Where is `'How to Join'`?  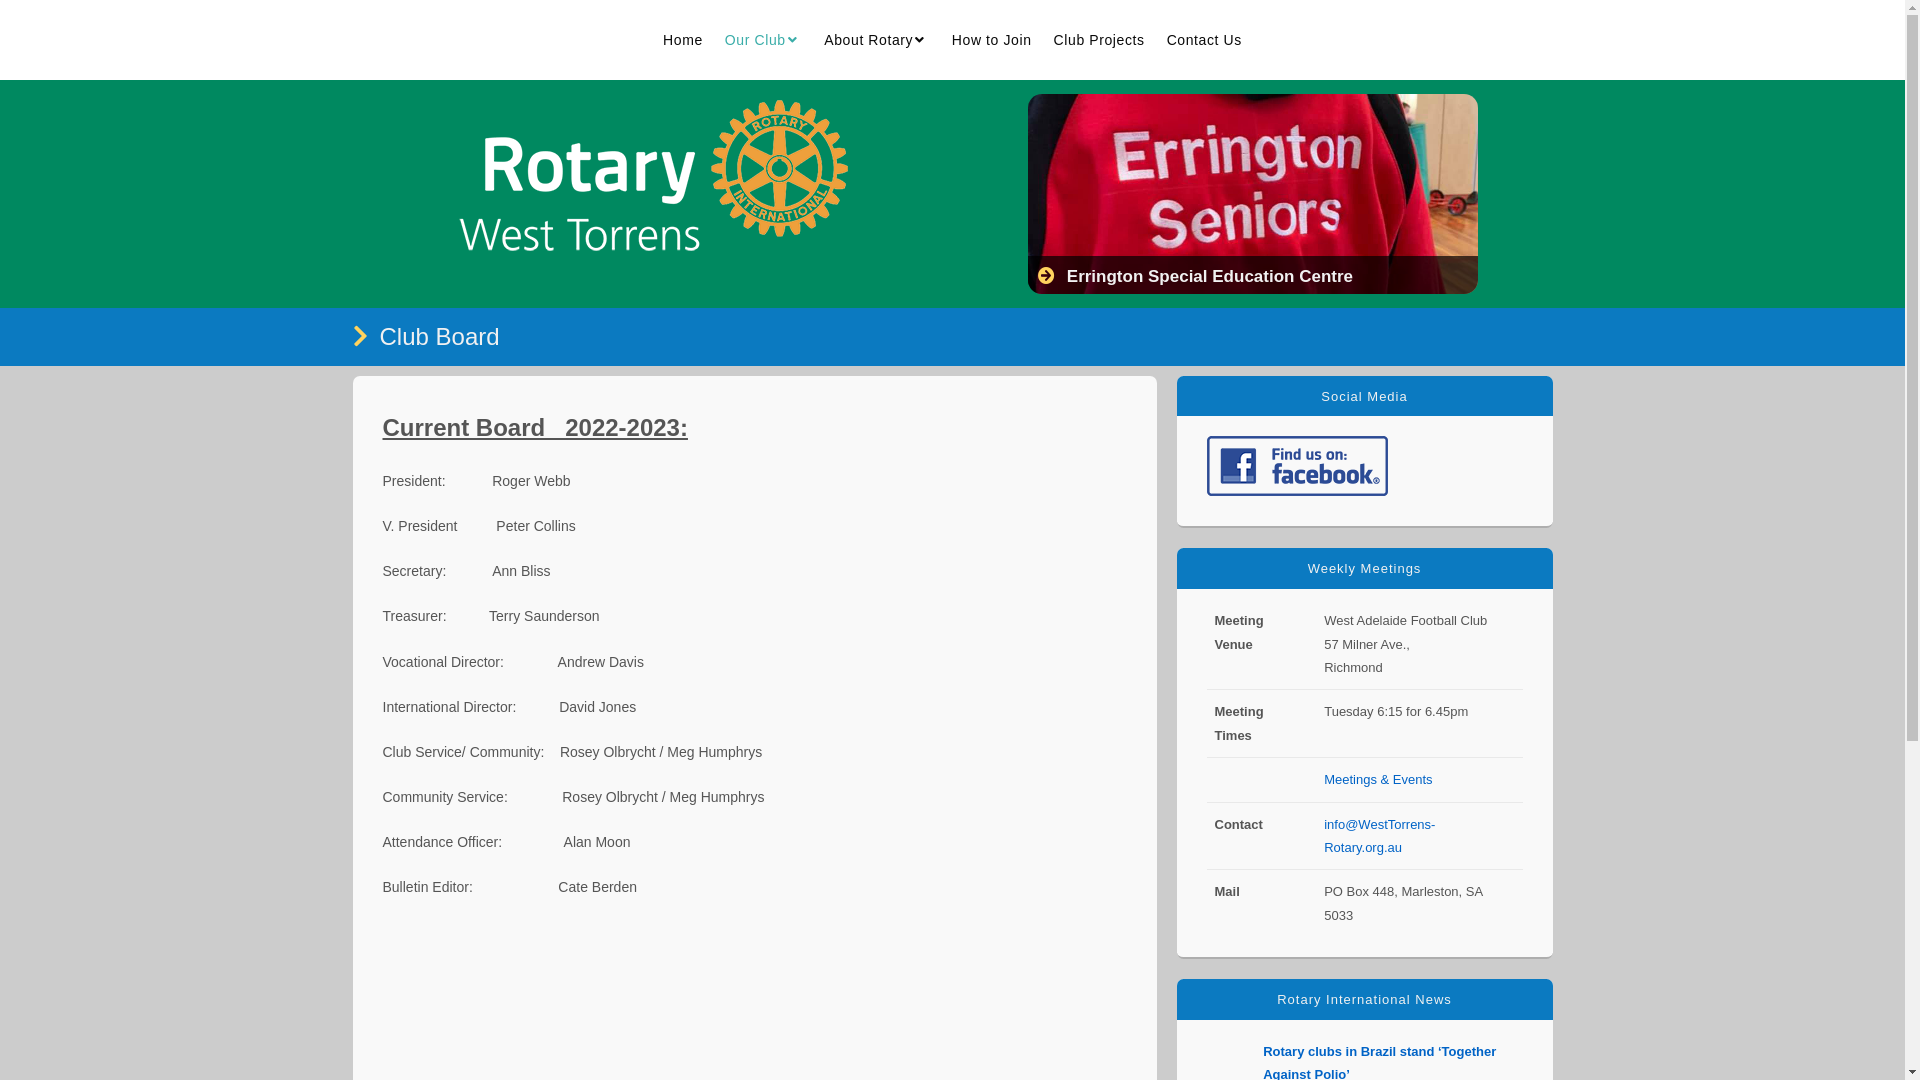
'How to Join' is located at coordinates (992, 39).